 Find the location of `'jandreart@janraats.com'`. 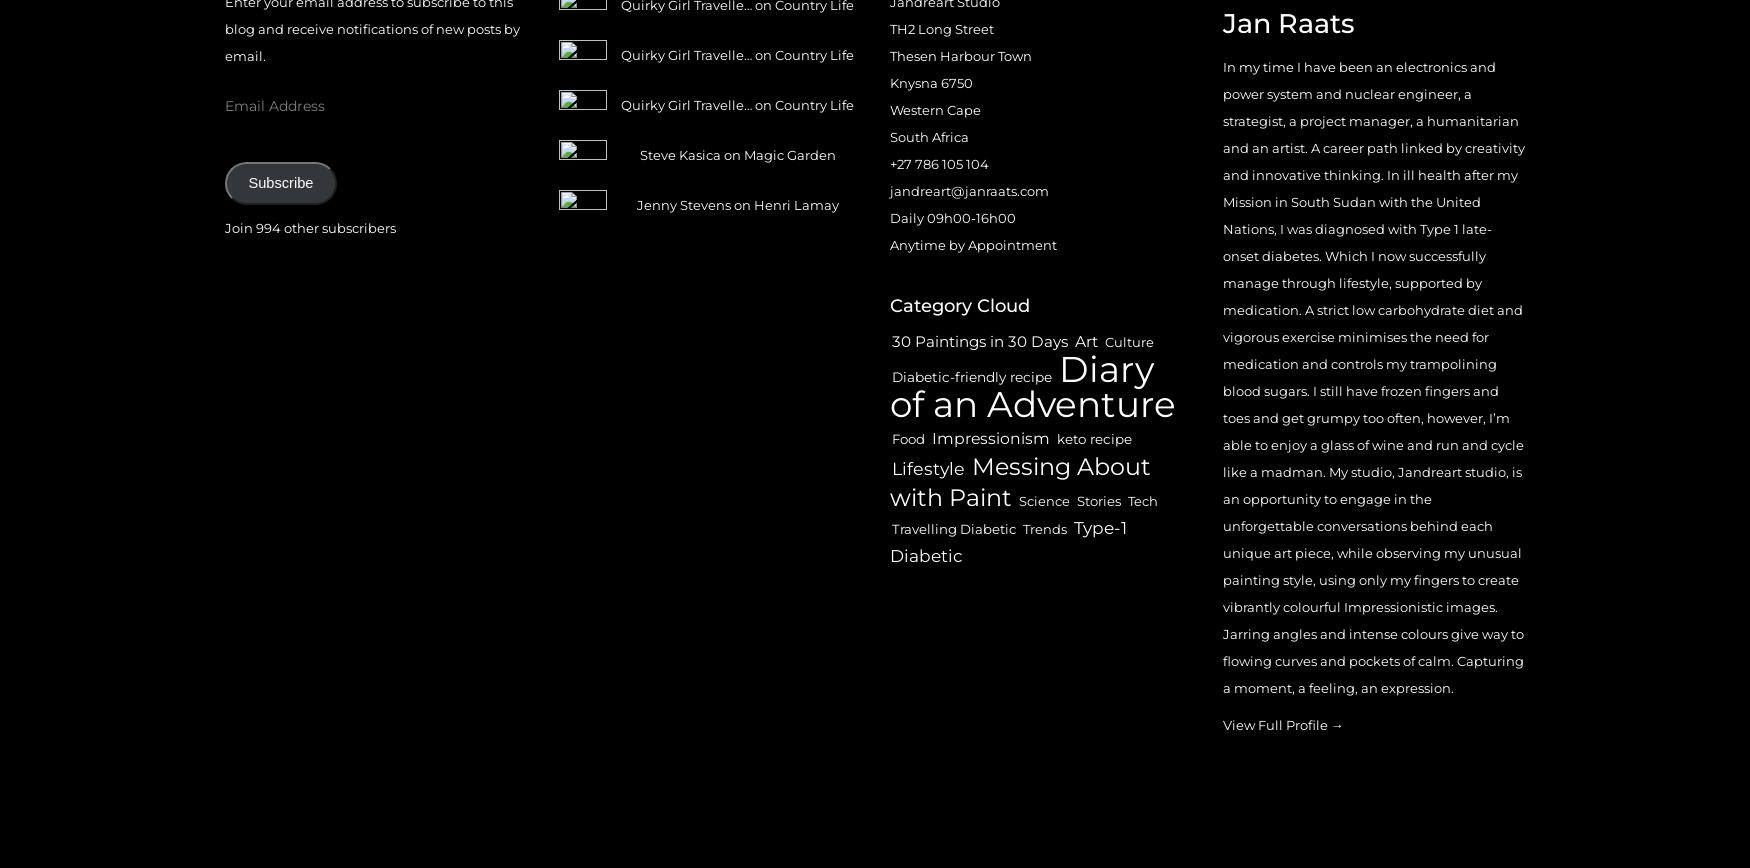

'jandreart@janraats.com' is located at coordinates (969, 190).